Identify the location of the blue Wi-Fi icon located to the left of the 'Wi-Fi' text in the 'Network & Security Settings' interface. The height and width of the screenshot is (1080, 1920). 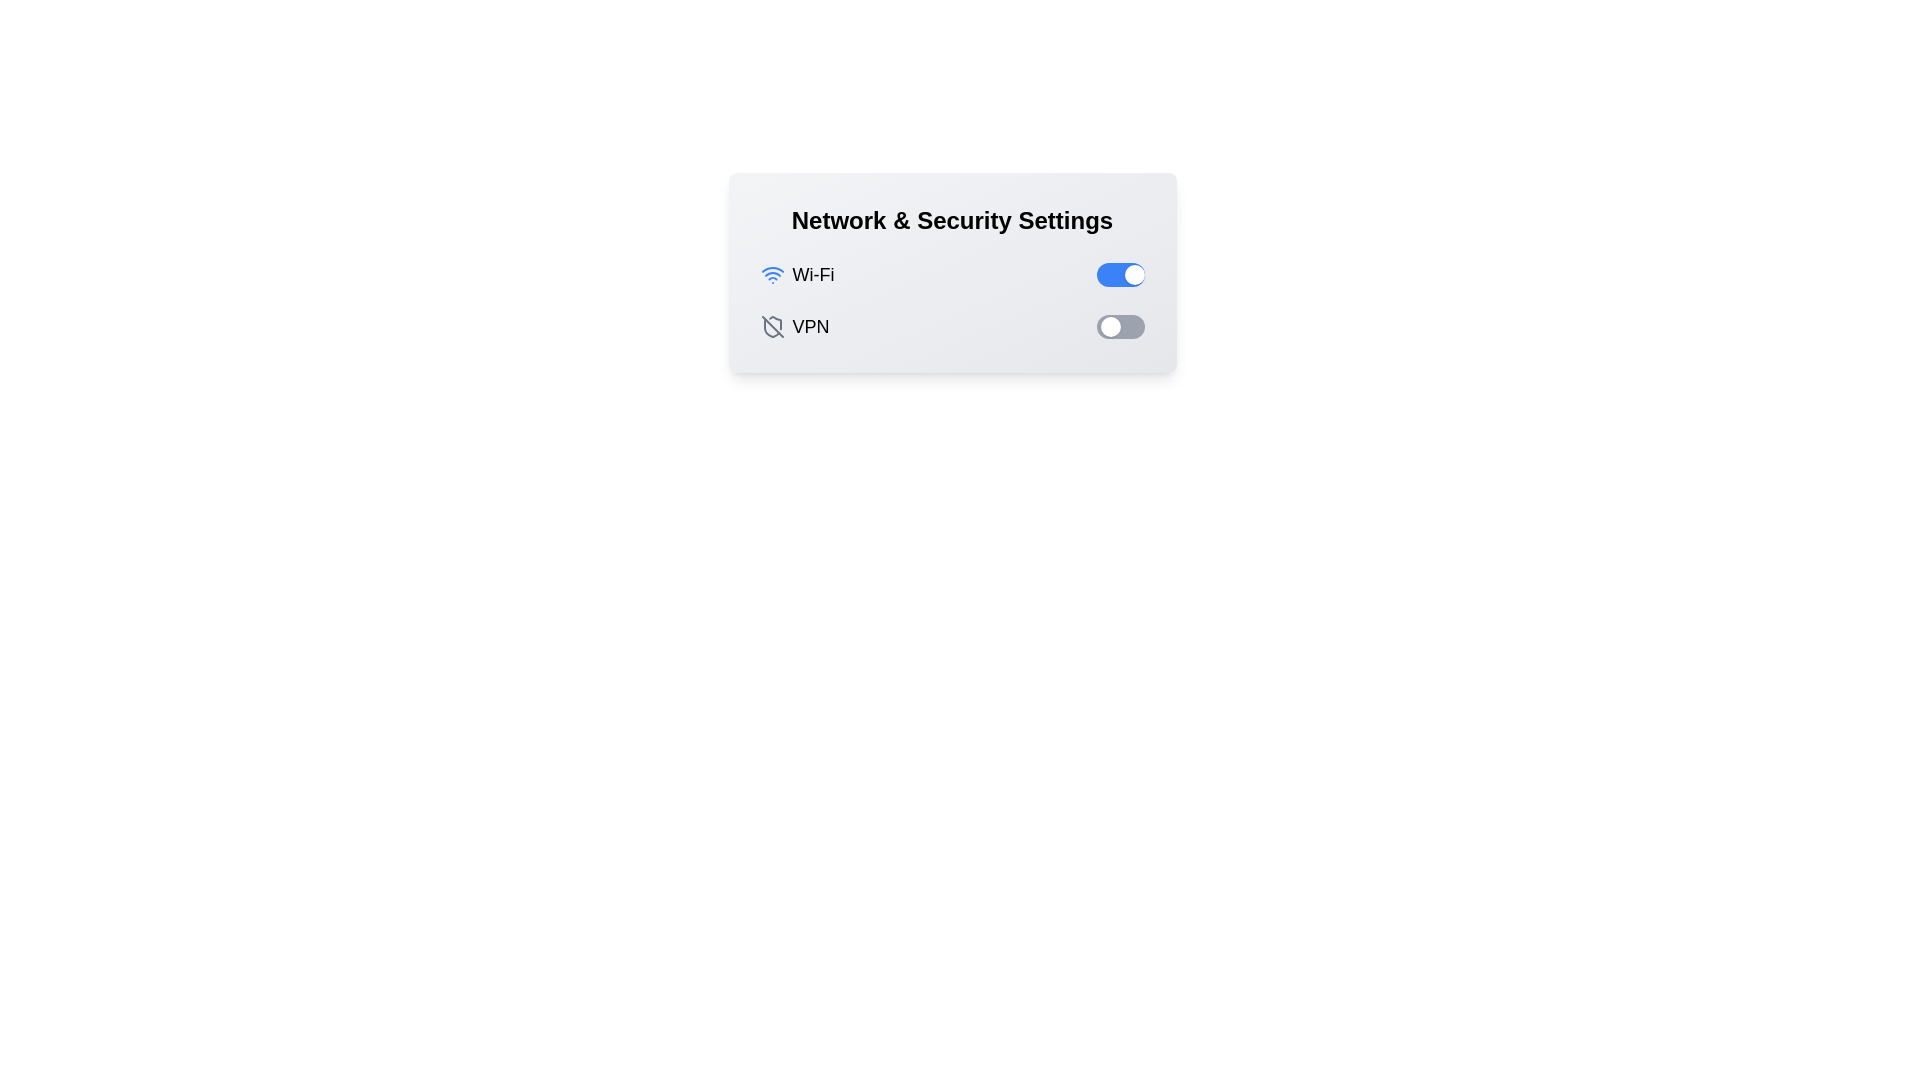
(771, 274).